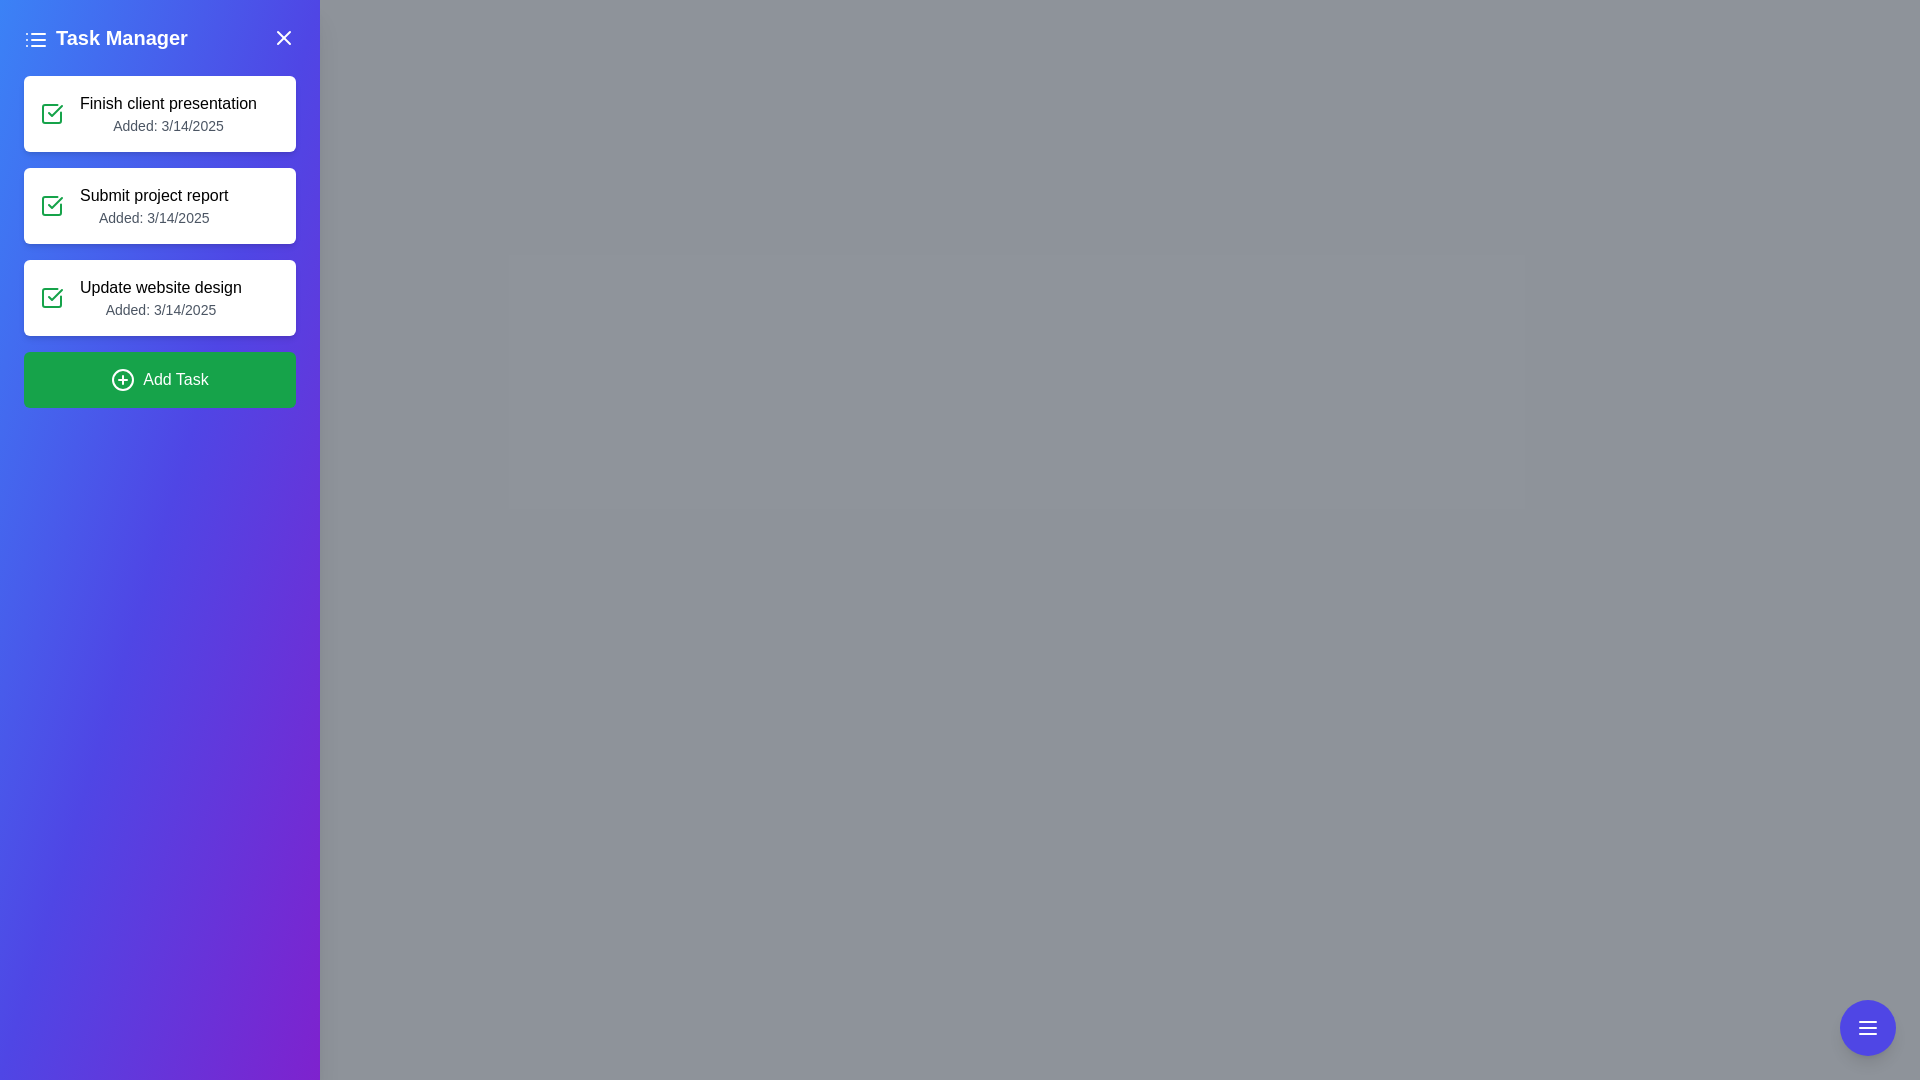 The image size is (1920, 1080). Describe the element at coordinates (52, 297) in the screenshot. I see `the partially completed state of the task represented by the vector graphic in the left sidebar under 'Update website design'` at that location.